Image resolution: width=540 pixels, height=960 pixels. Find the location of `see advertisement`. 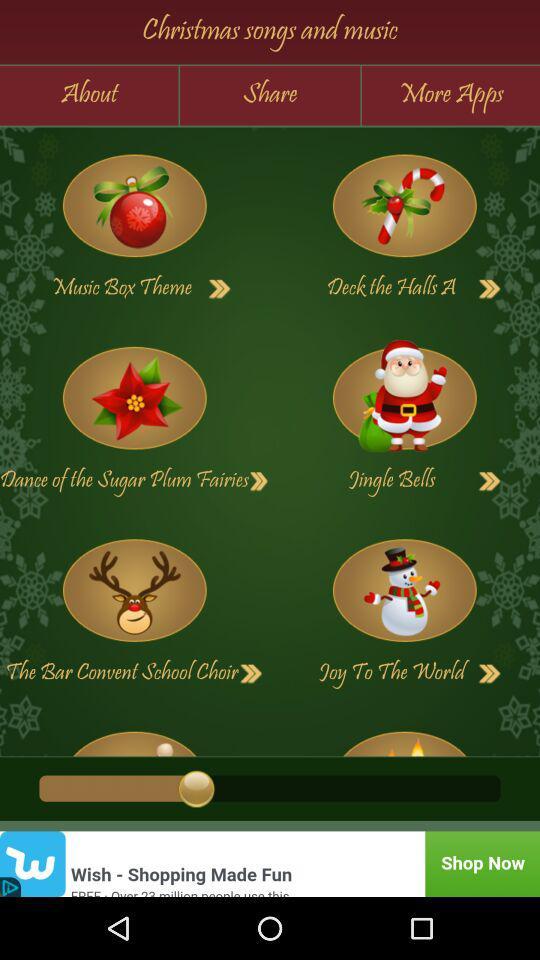

see advertisement is located at coordinates (270, 863).